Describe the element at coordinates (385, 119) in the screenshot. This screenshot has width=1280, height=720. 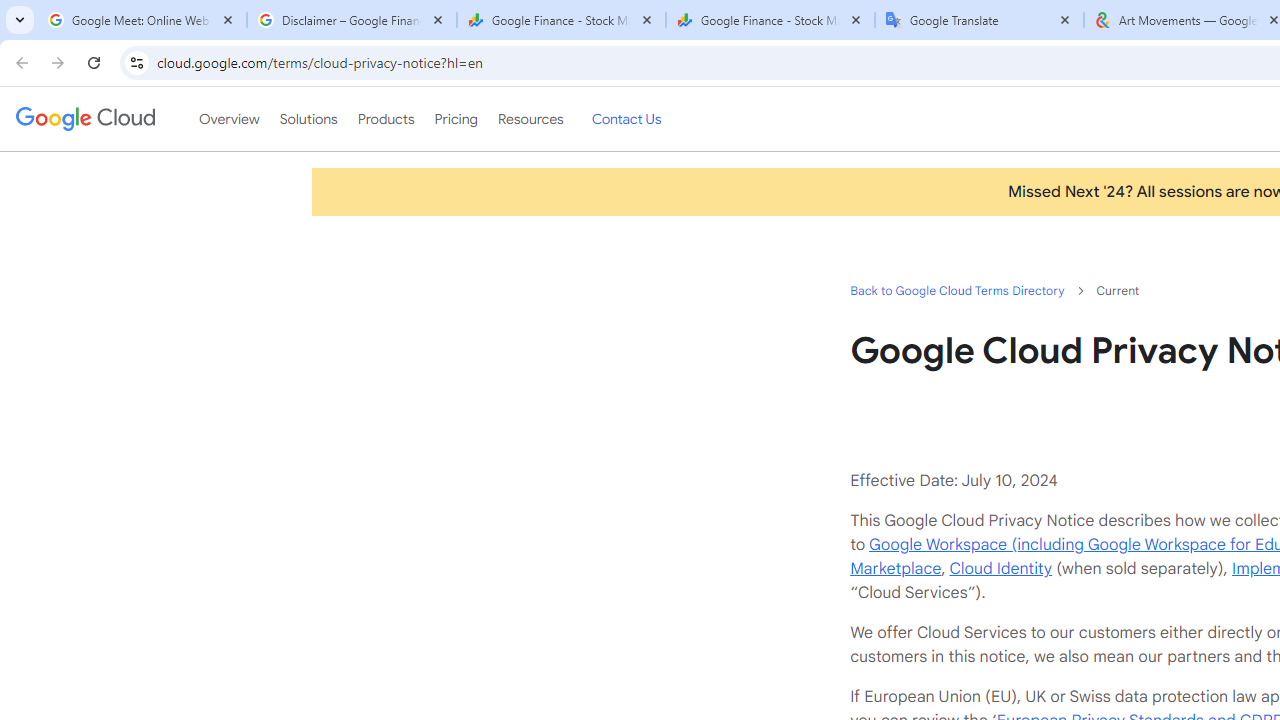
I see `'Products'` at that location.